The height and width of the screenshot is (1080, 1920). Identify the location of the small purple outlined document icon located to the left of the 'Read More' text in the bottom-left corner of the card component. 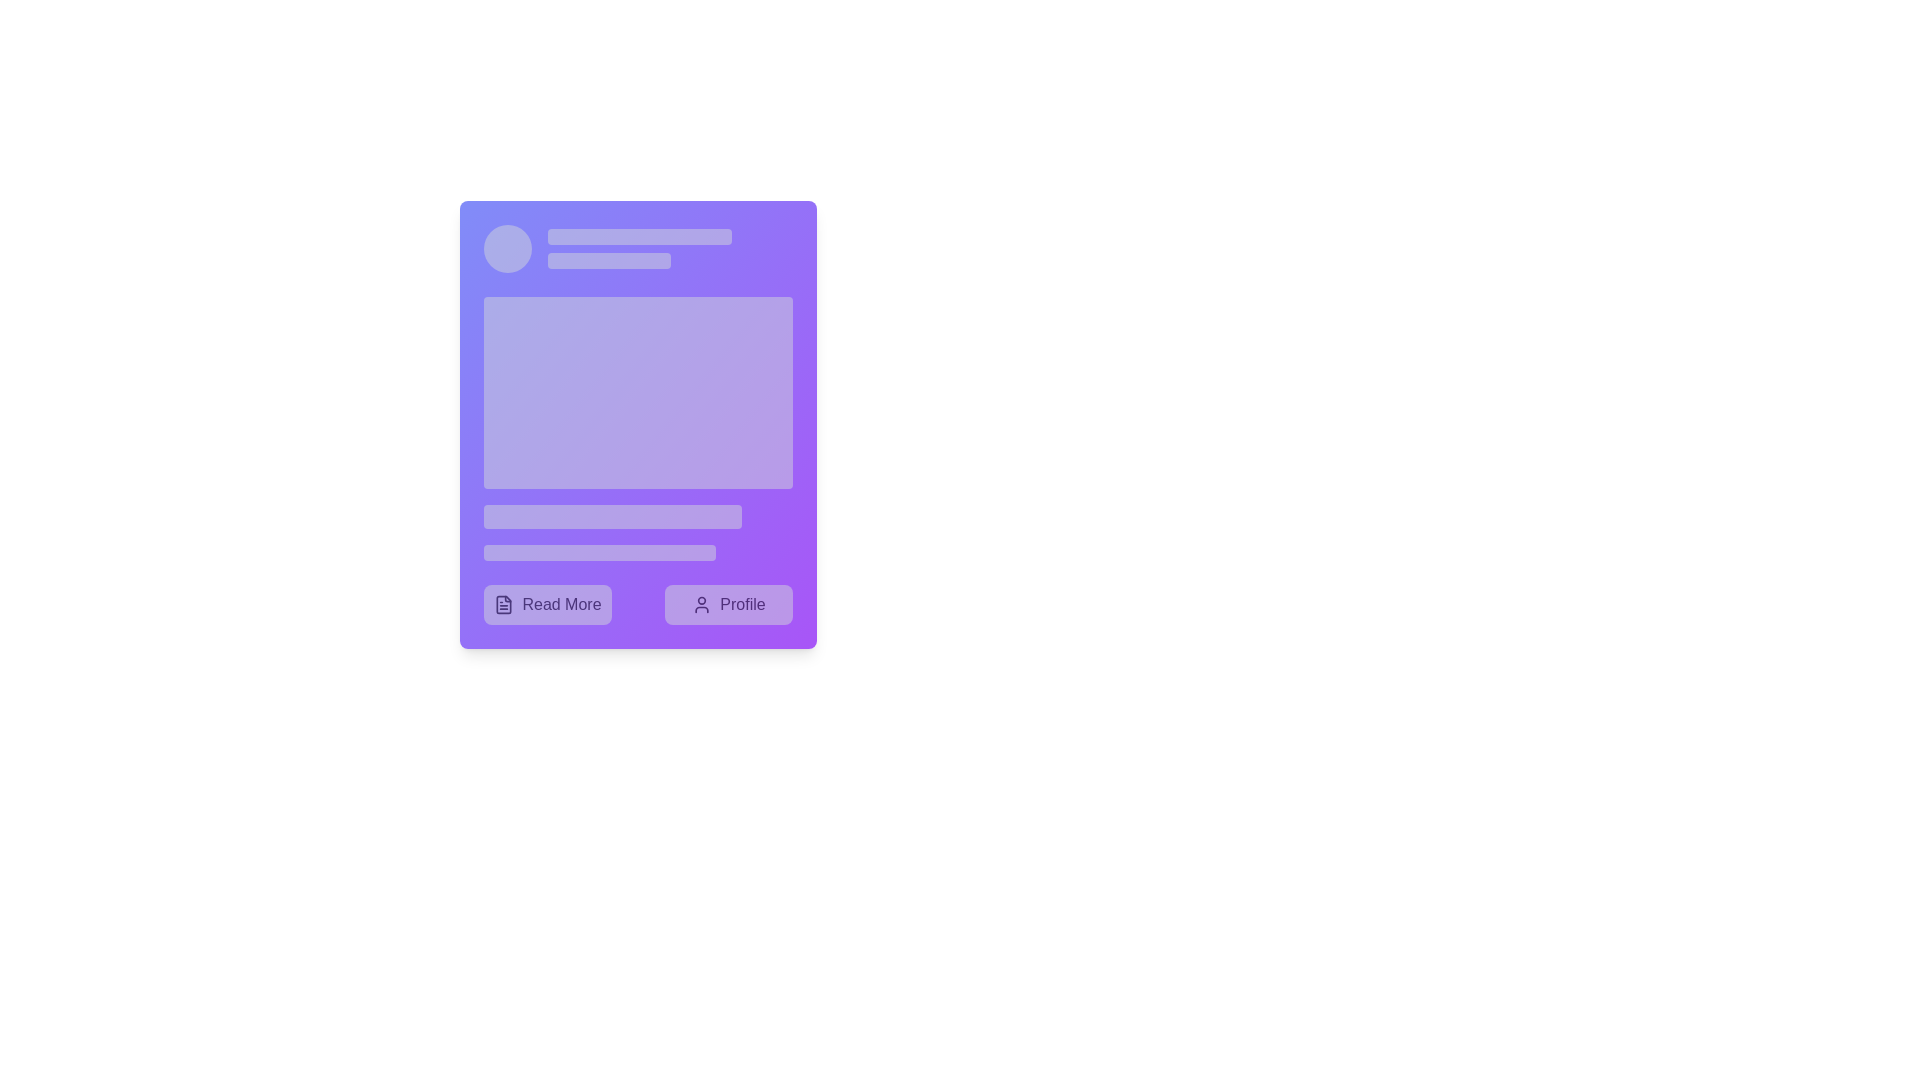
(504, 604).